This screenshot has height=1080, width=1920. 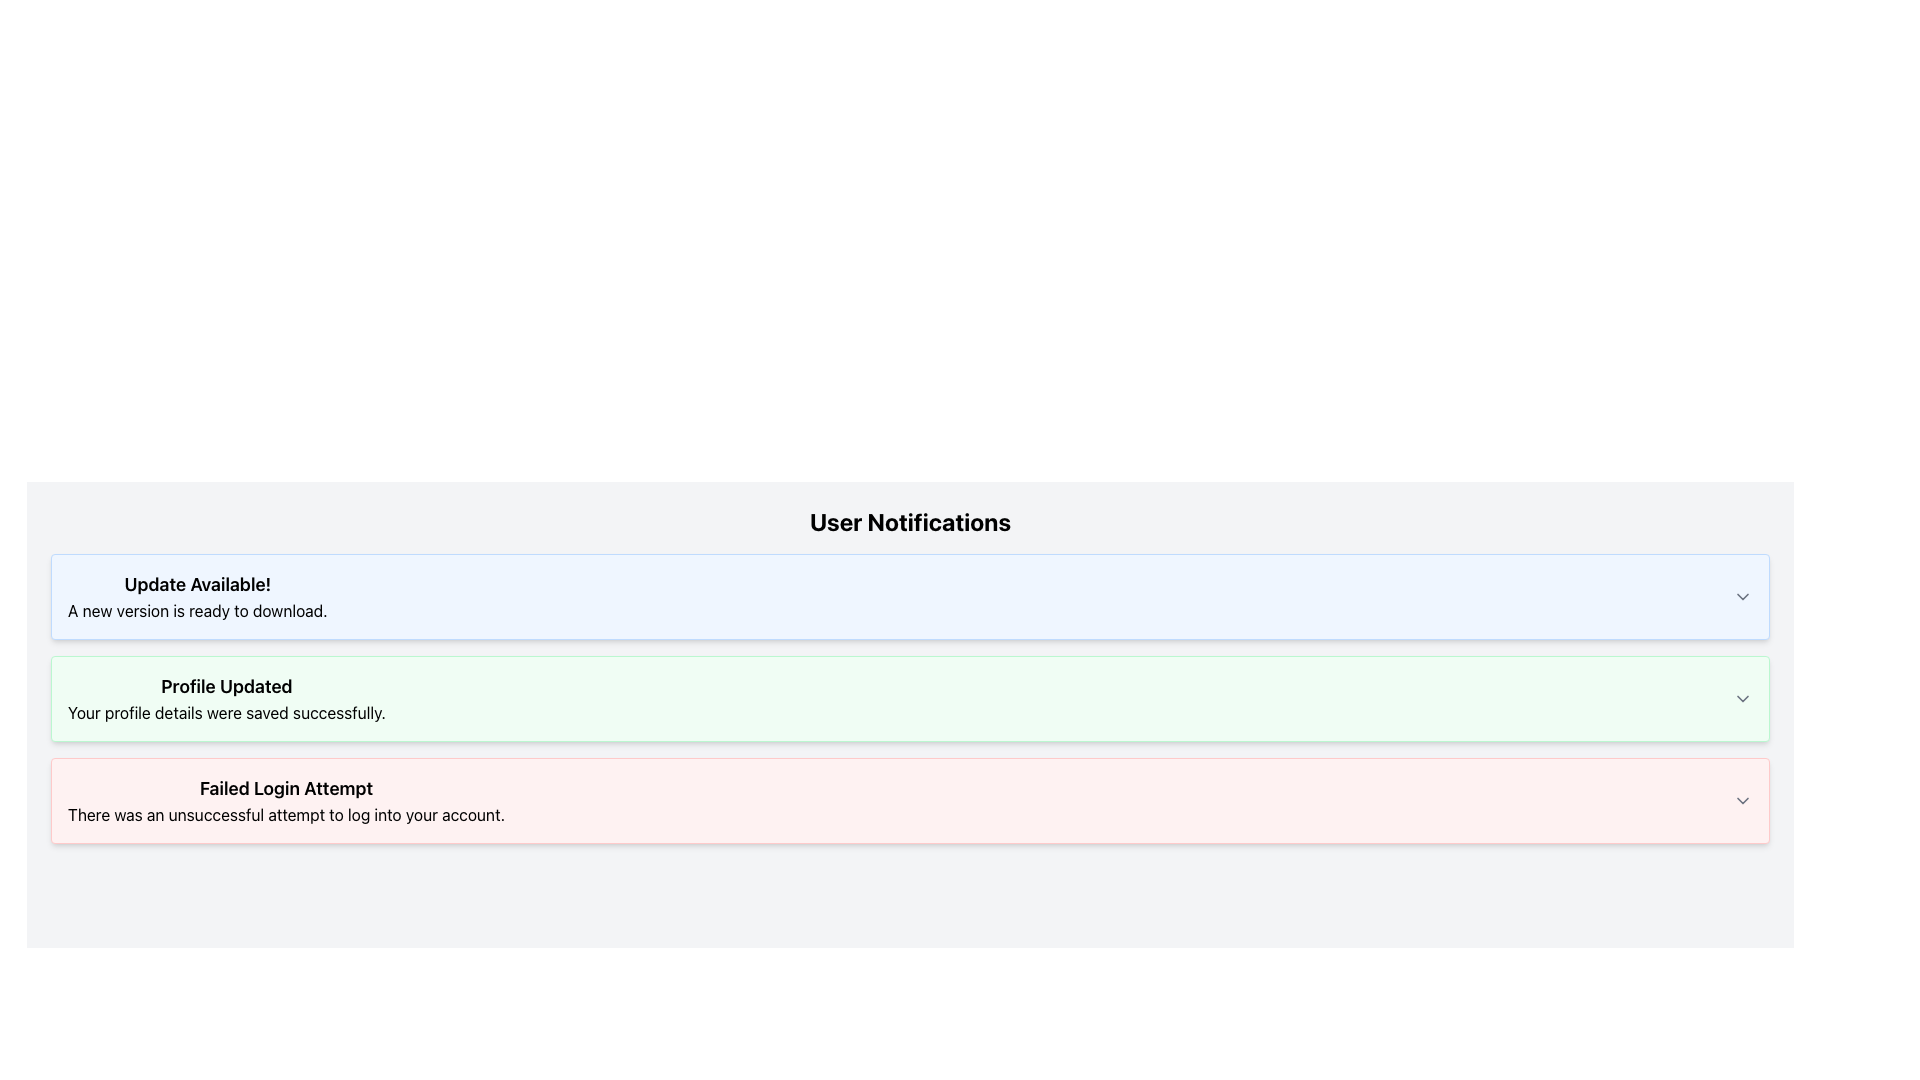 What do you see at coordinates (909, 520) in the screenshot?
I see `the text label displaying 'User Notifications', which is a prominent heading styled in bold and large font, positioned at the upper section of the visible area` at bounding box center [909, 520].